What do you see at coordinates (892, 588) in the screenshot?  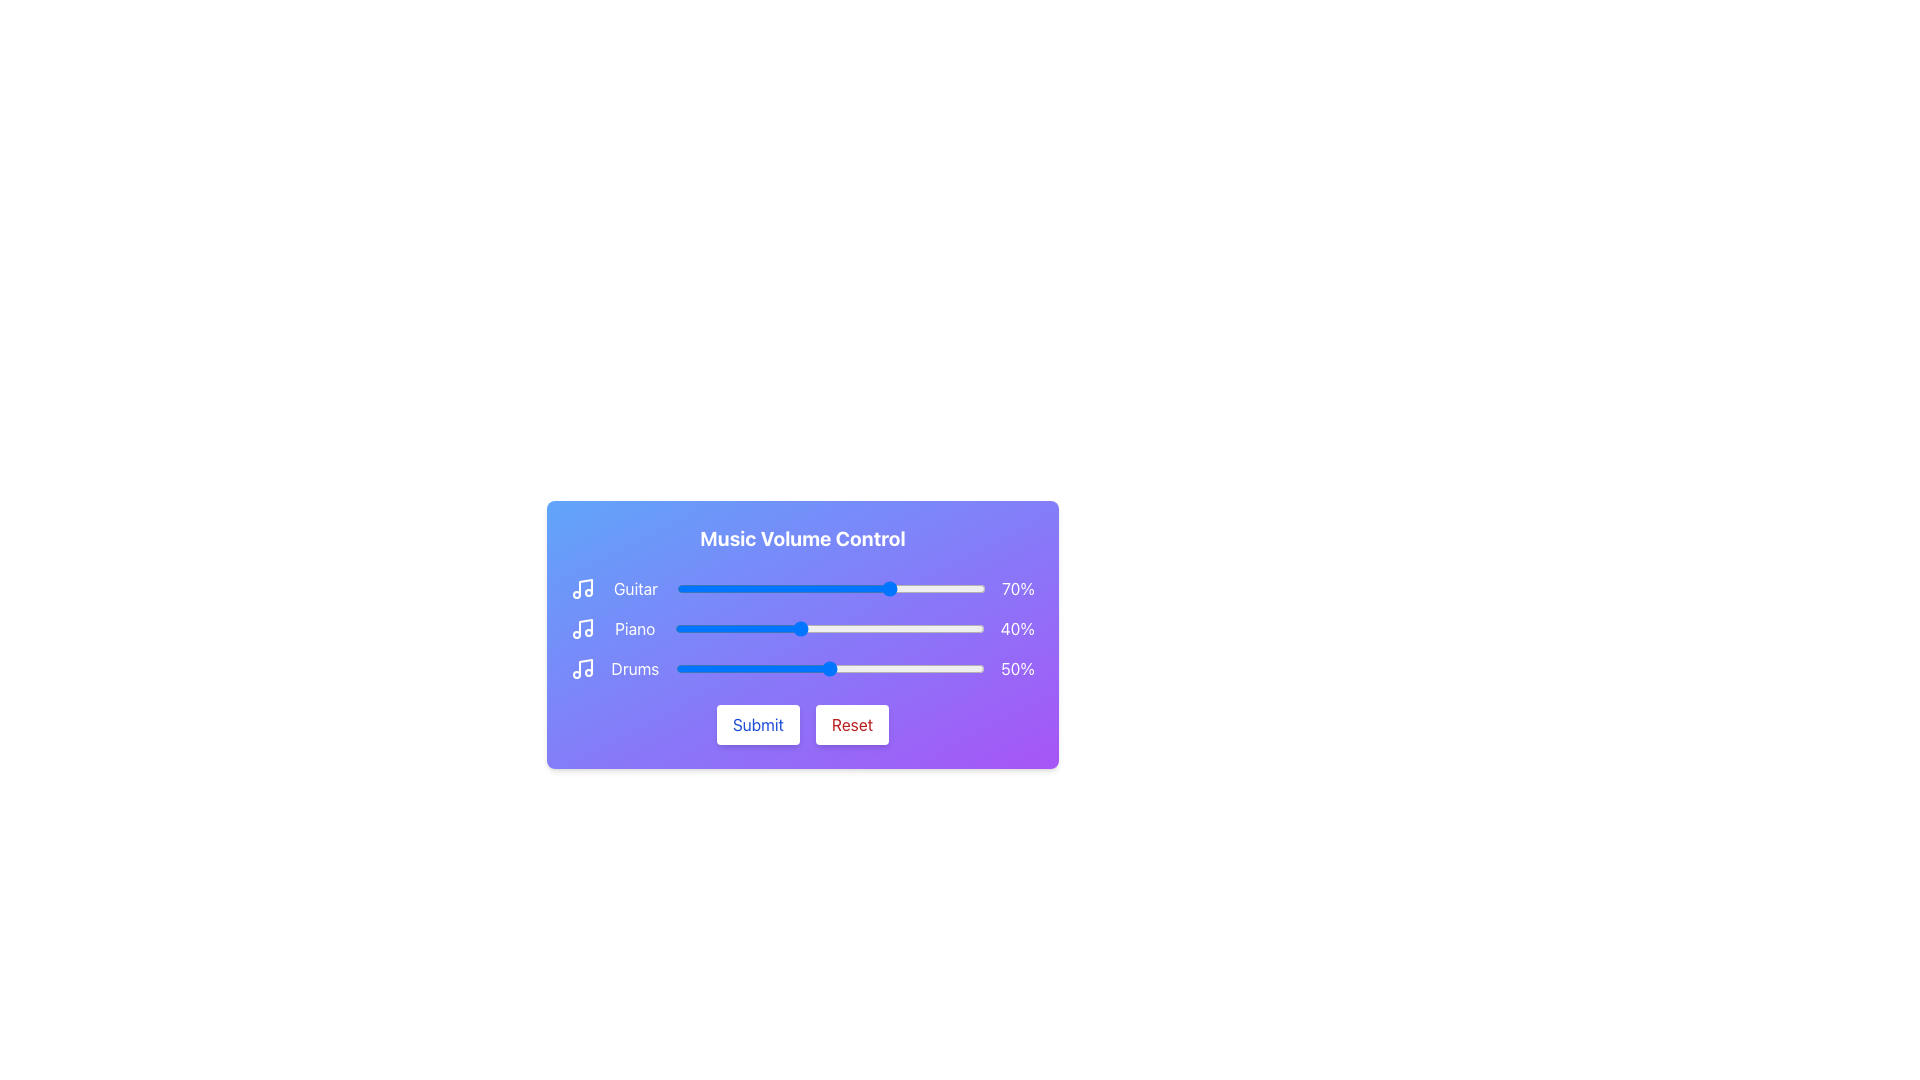 I see `guitar volume` at bounding box center [892, 588].